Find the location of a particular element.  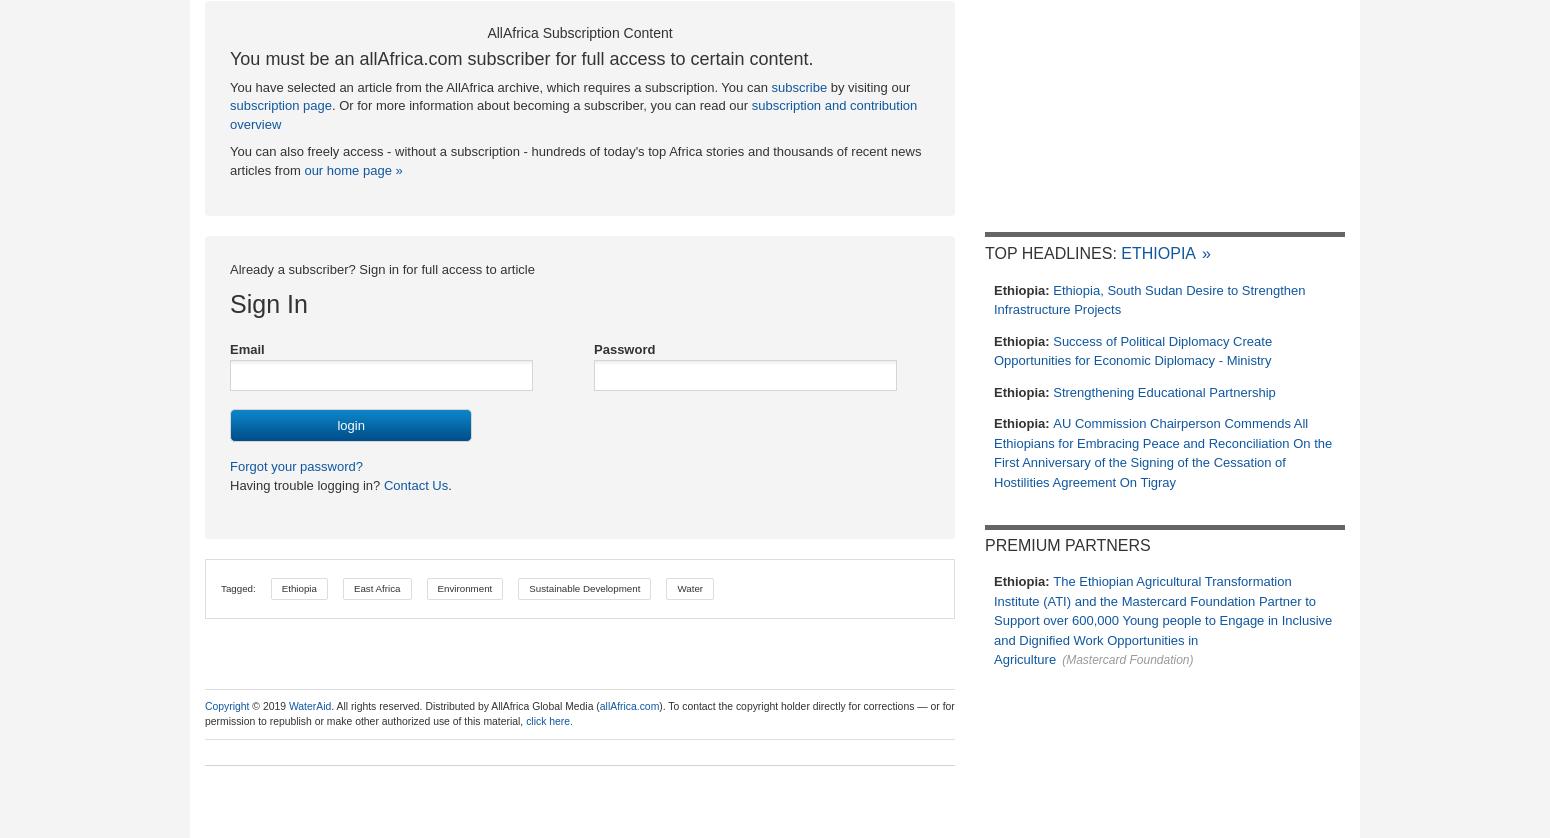

'(Mastercard Foundation)' is located at coordinates (1062, 659).